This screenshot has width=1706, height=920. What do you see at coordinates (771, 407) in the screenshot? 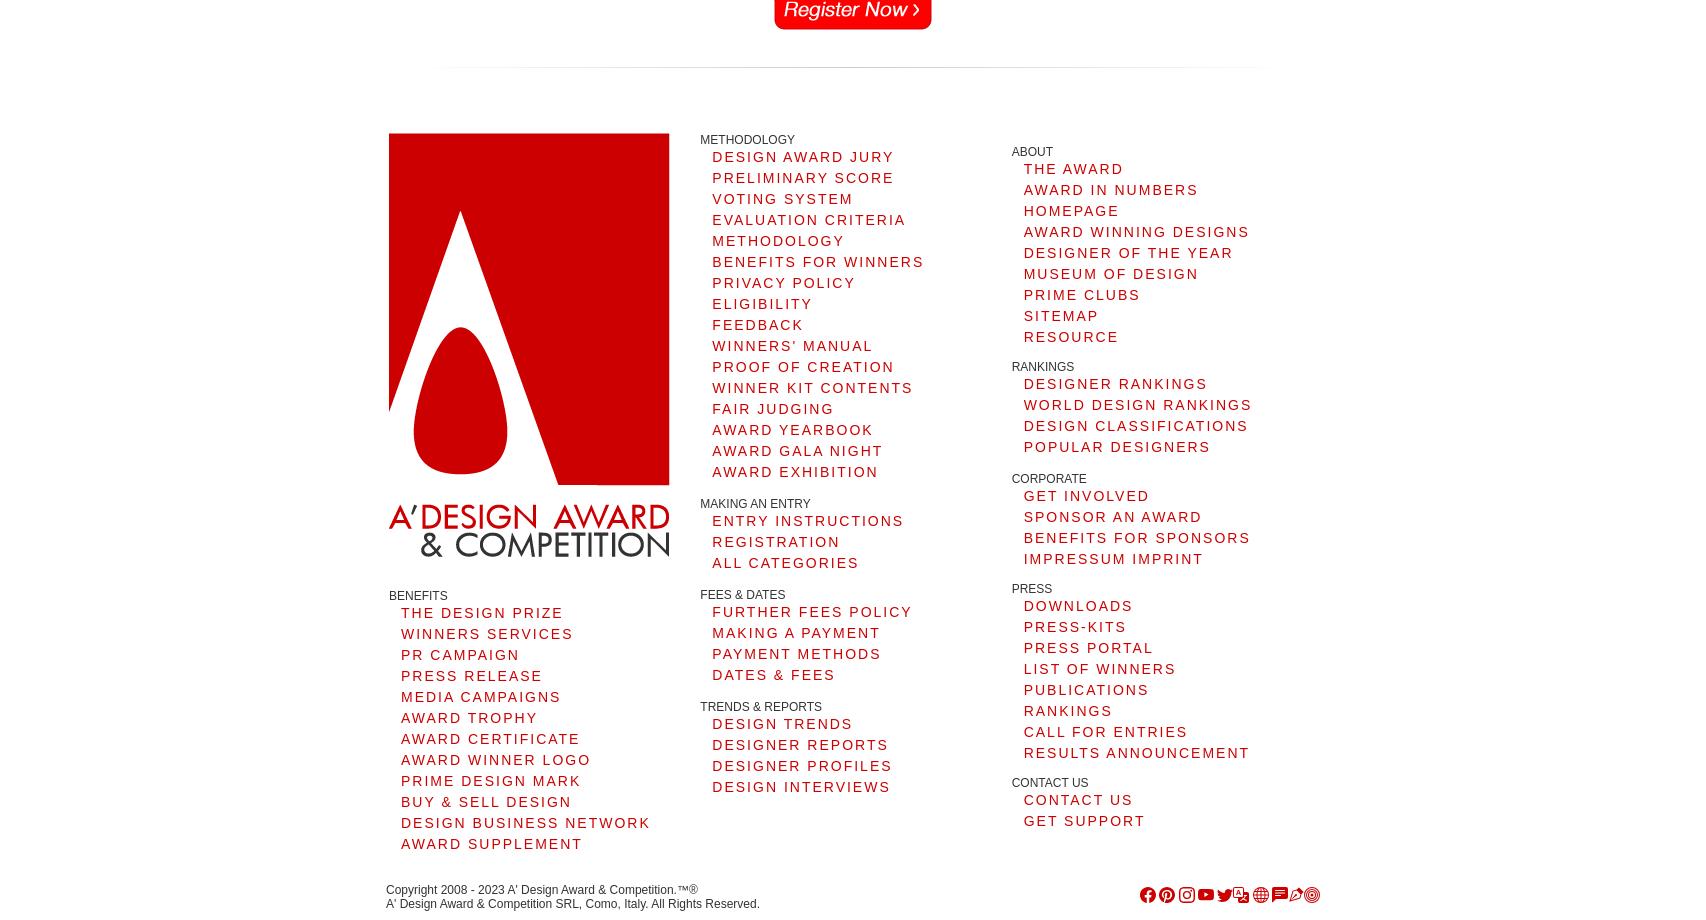
I see `'FAIR JUDGING'` at bounding box center [771, 407].